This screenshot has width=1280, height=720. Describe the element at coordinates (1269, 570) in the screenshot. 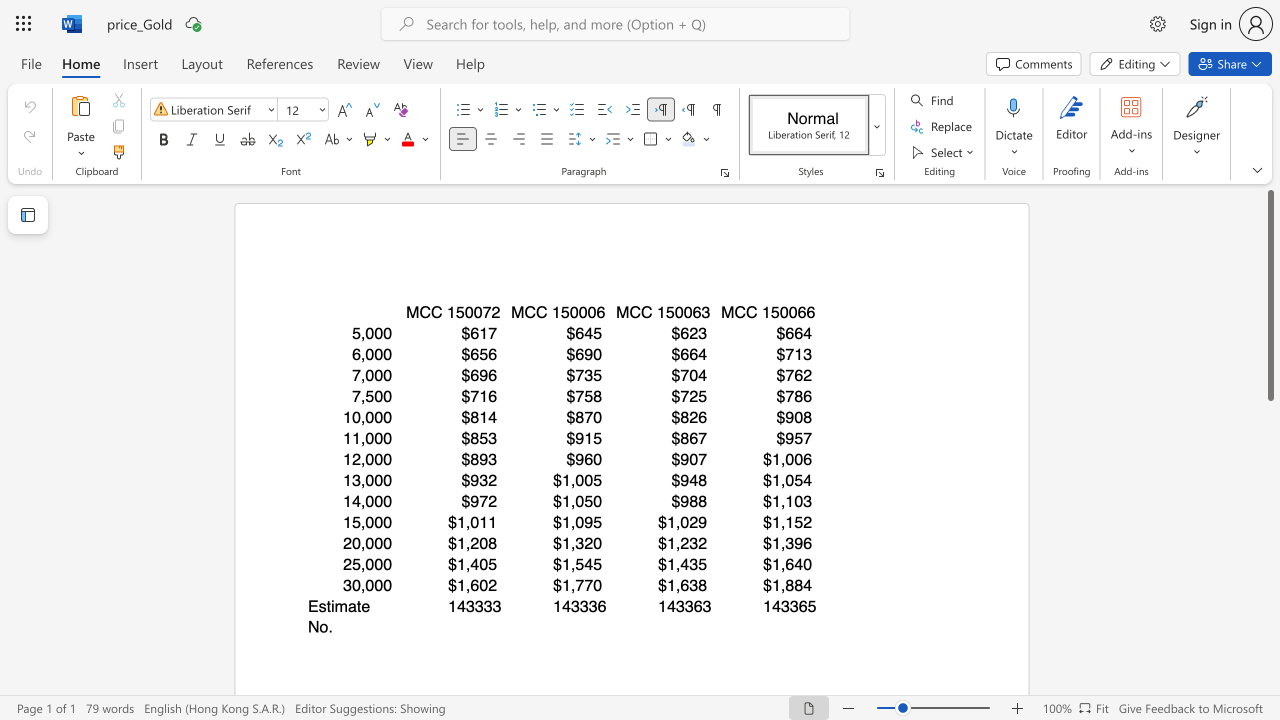

I see `the scrollbar to scroll the page down` at that location.